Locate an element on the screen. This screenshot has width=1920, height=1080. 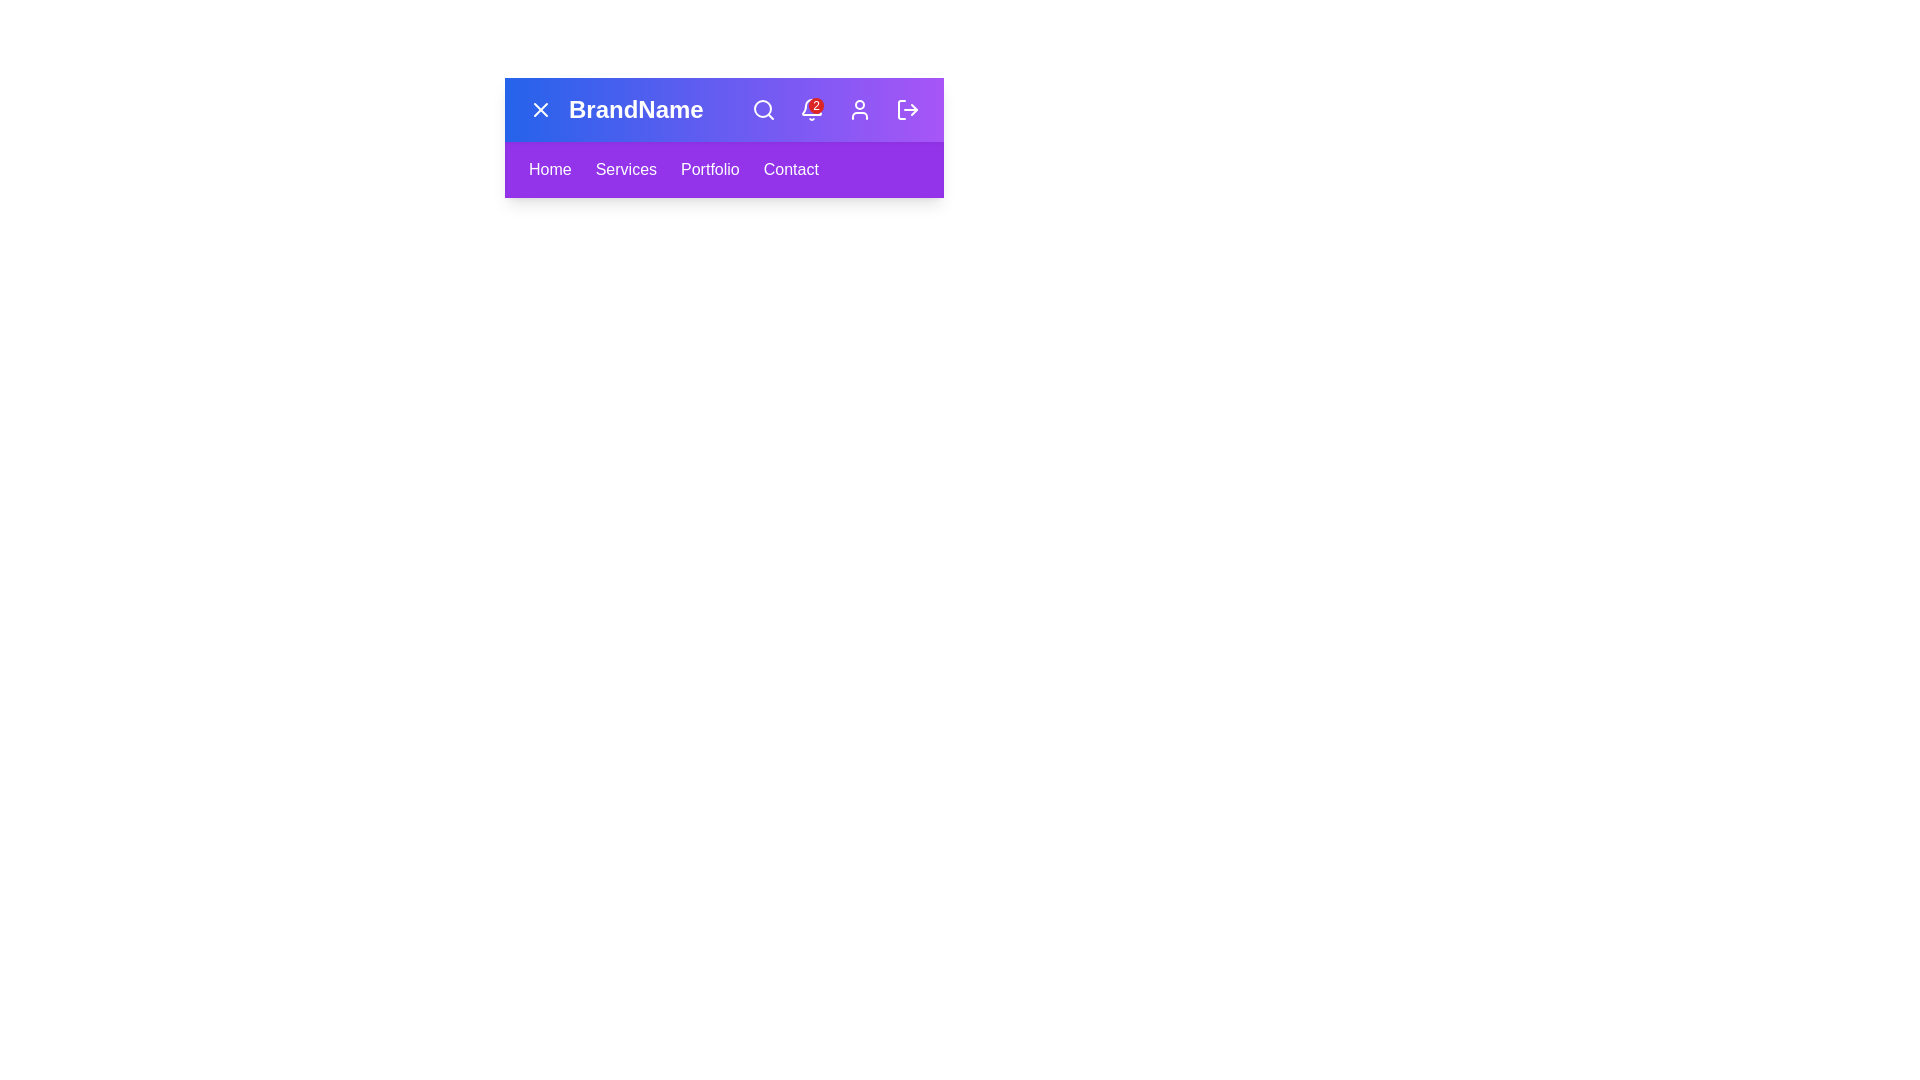
the Text Label that serves as a navigation link to the Services page, which is the second item in the menu, positioned between 'Home' and 'Portfolio' is located at coordinates (625, 168).